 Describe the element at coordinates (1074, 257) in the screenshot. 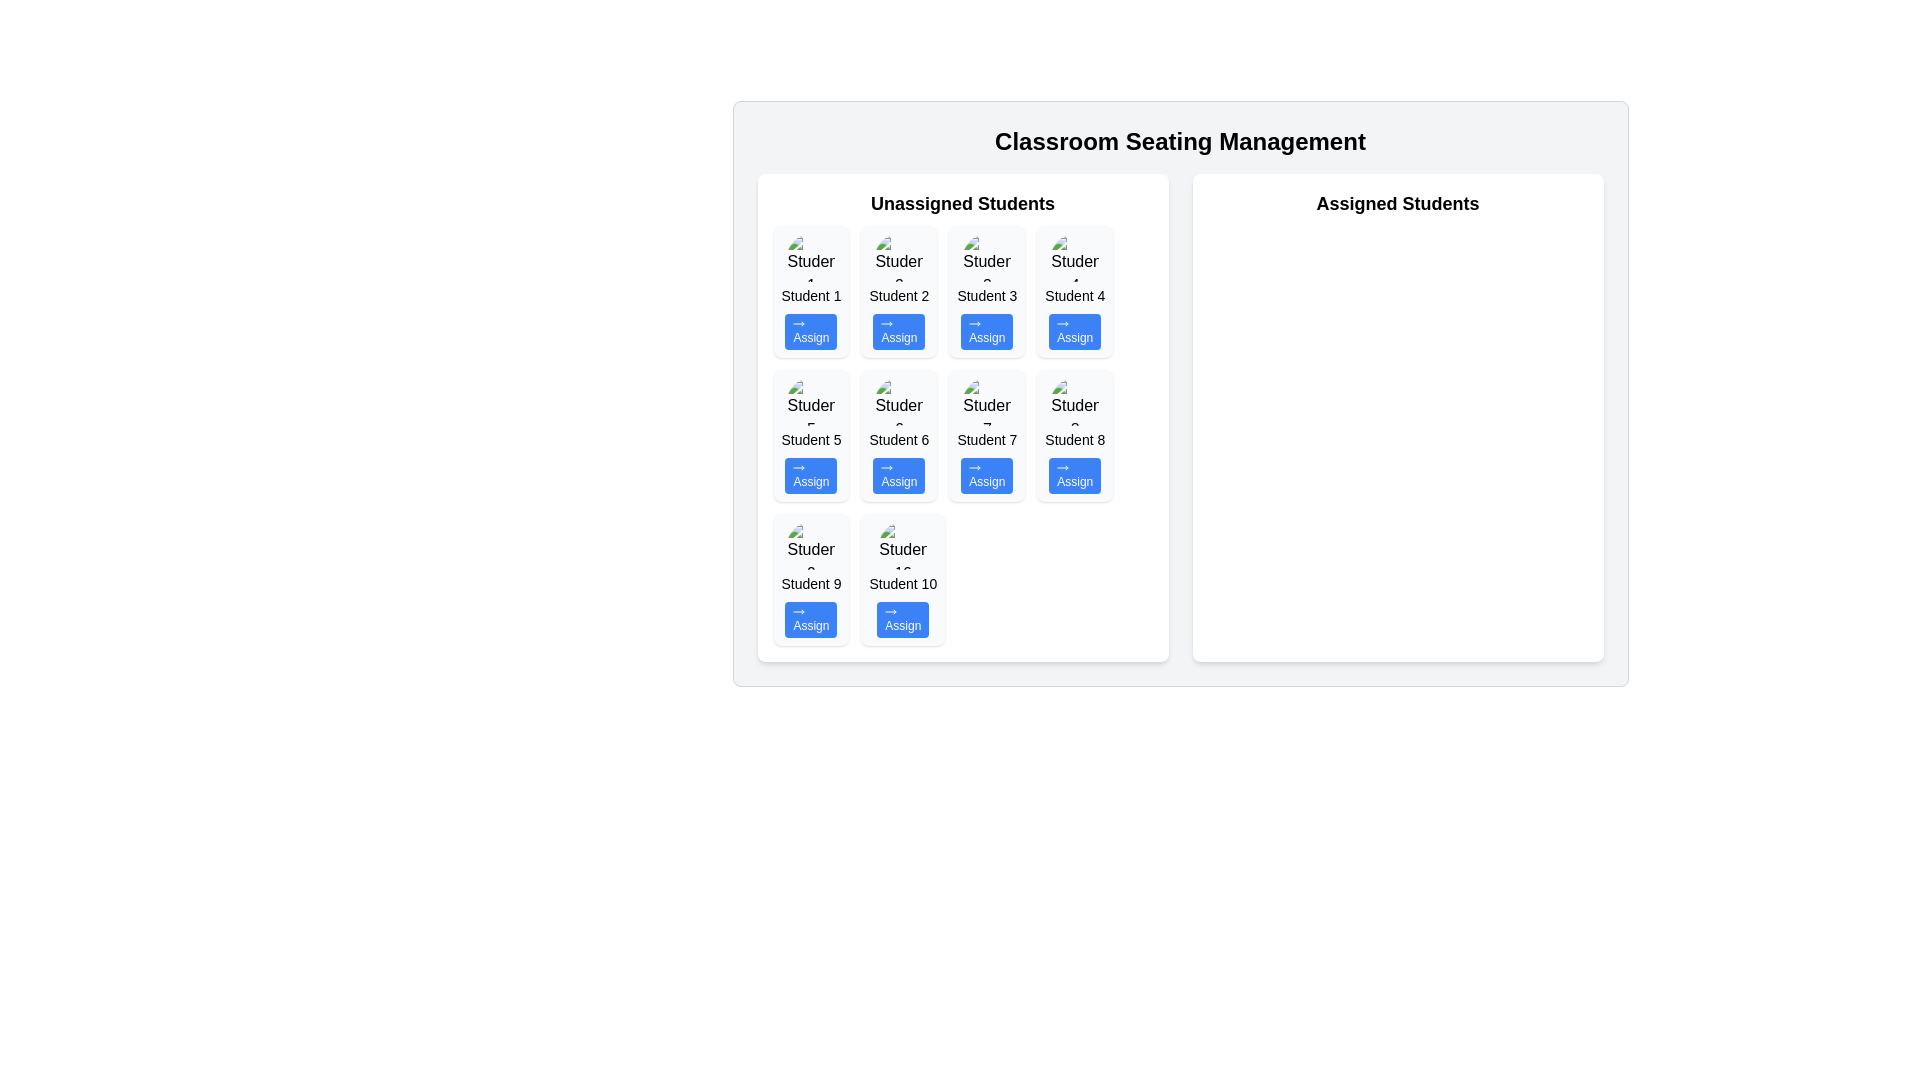

I see `the profile picture representing 'Stu 4', which is a small circular image with a white border, located in the fourth position of the grid of 'Unassigned Students'` at that location.